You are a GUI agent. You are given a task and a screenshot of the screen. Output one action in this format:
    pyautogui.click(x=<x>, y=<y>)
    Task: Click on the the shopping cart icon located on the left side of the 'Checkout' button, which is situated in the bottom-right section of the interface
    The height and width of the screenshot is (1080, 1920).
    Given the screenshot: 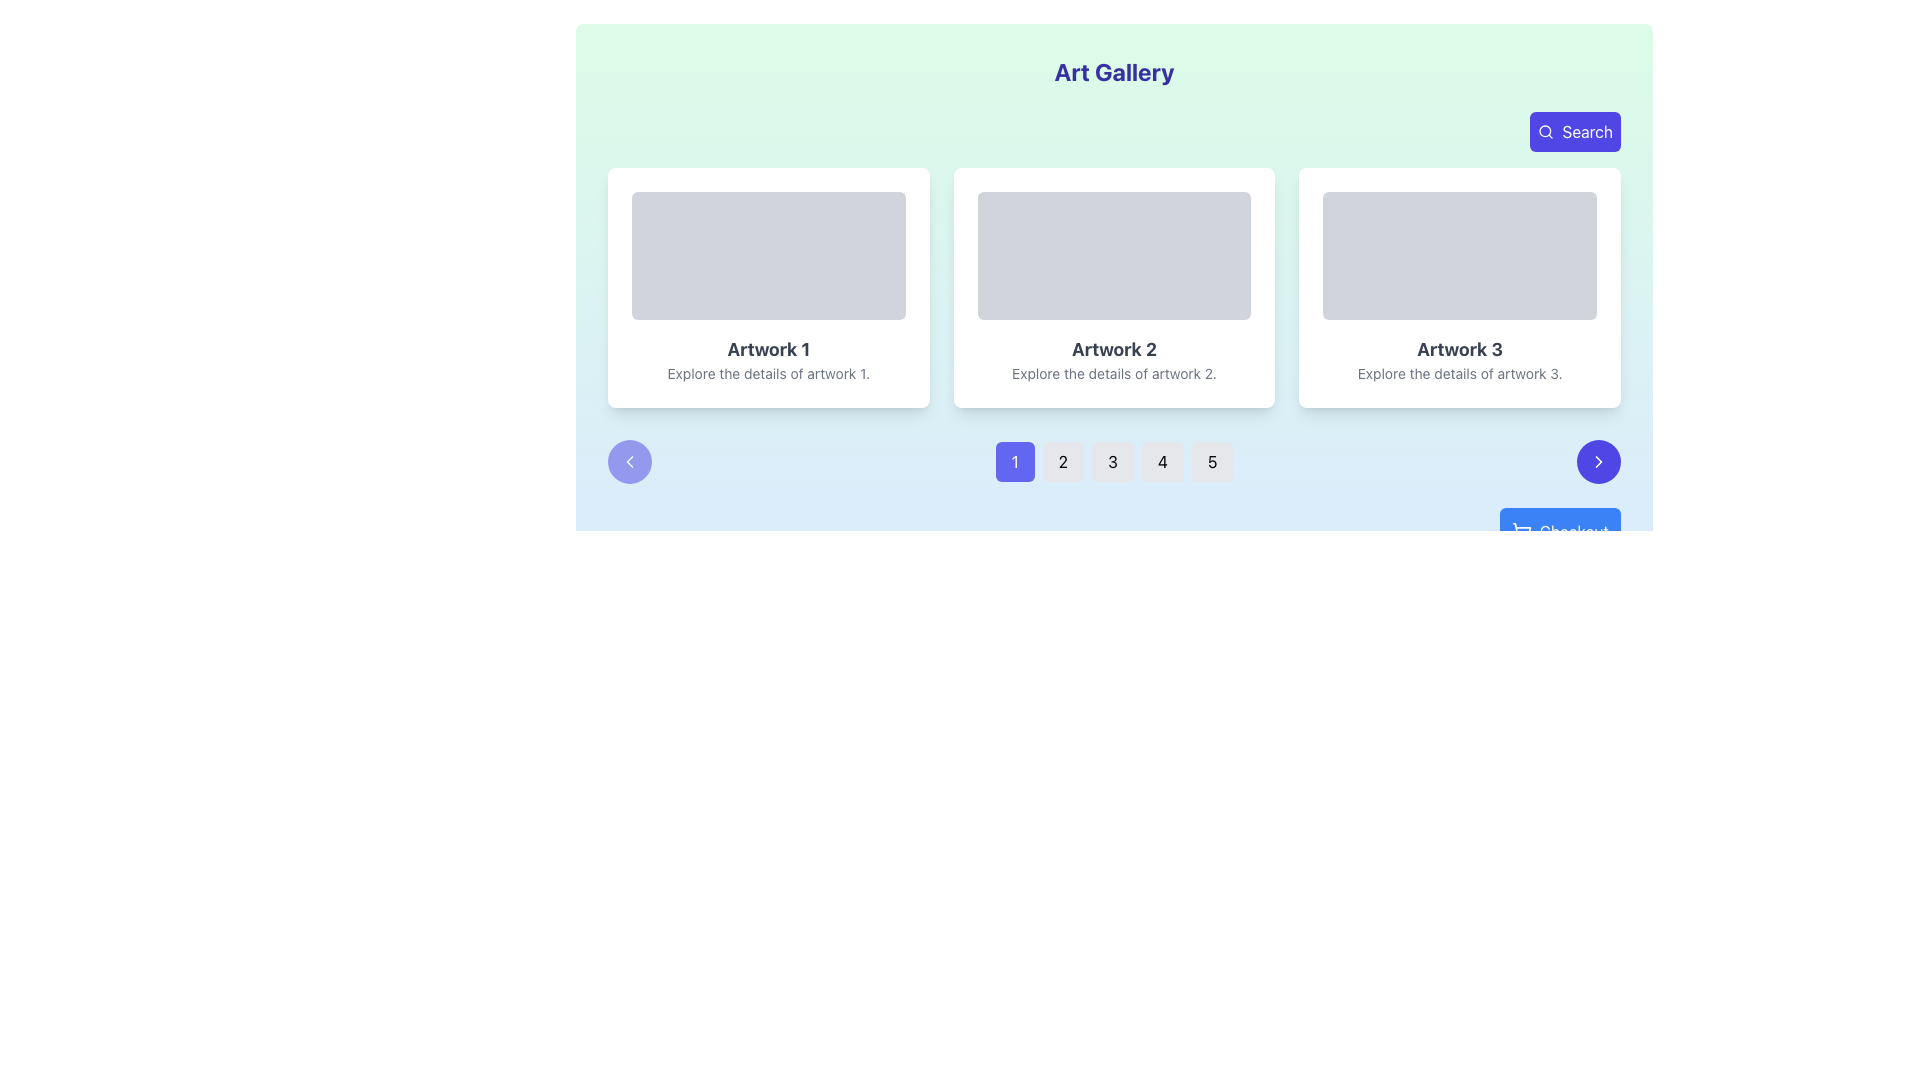 What is the action you would take?
    pyautogui.click(x=1520, y=531)
    